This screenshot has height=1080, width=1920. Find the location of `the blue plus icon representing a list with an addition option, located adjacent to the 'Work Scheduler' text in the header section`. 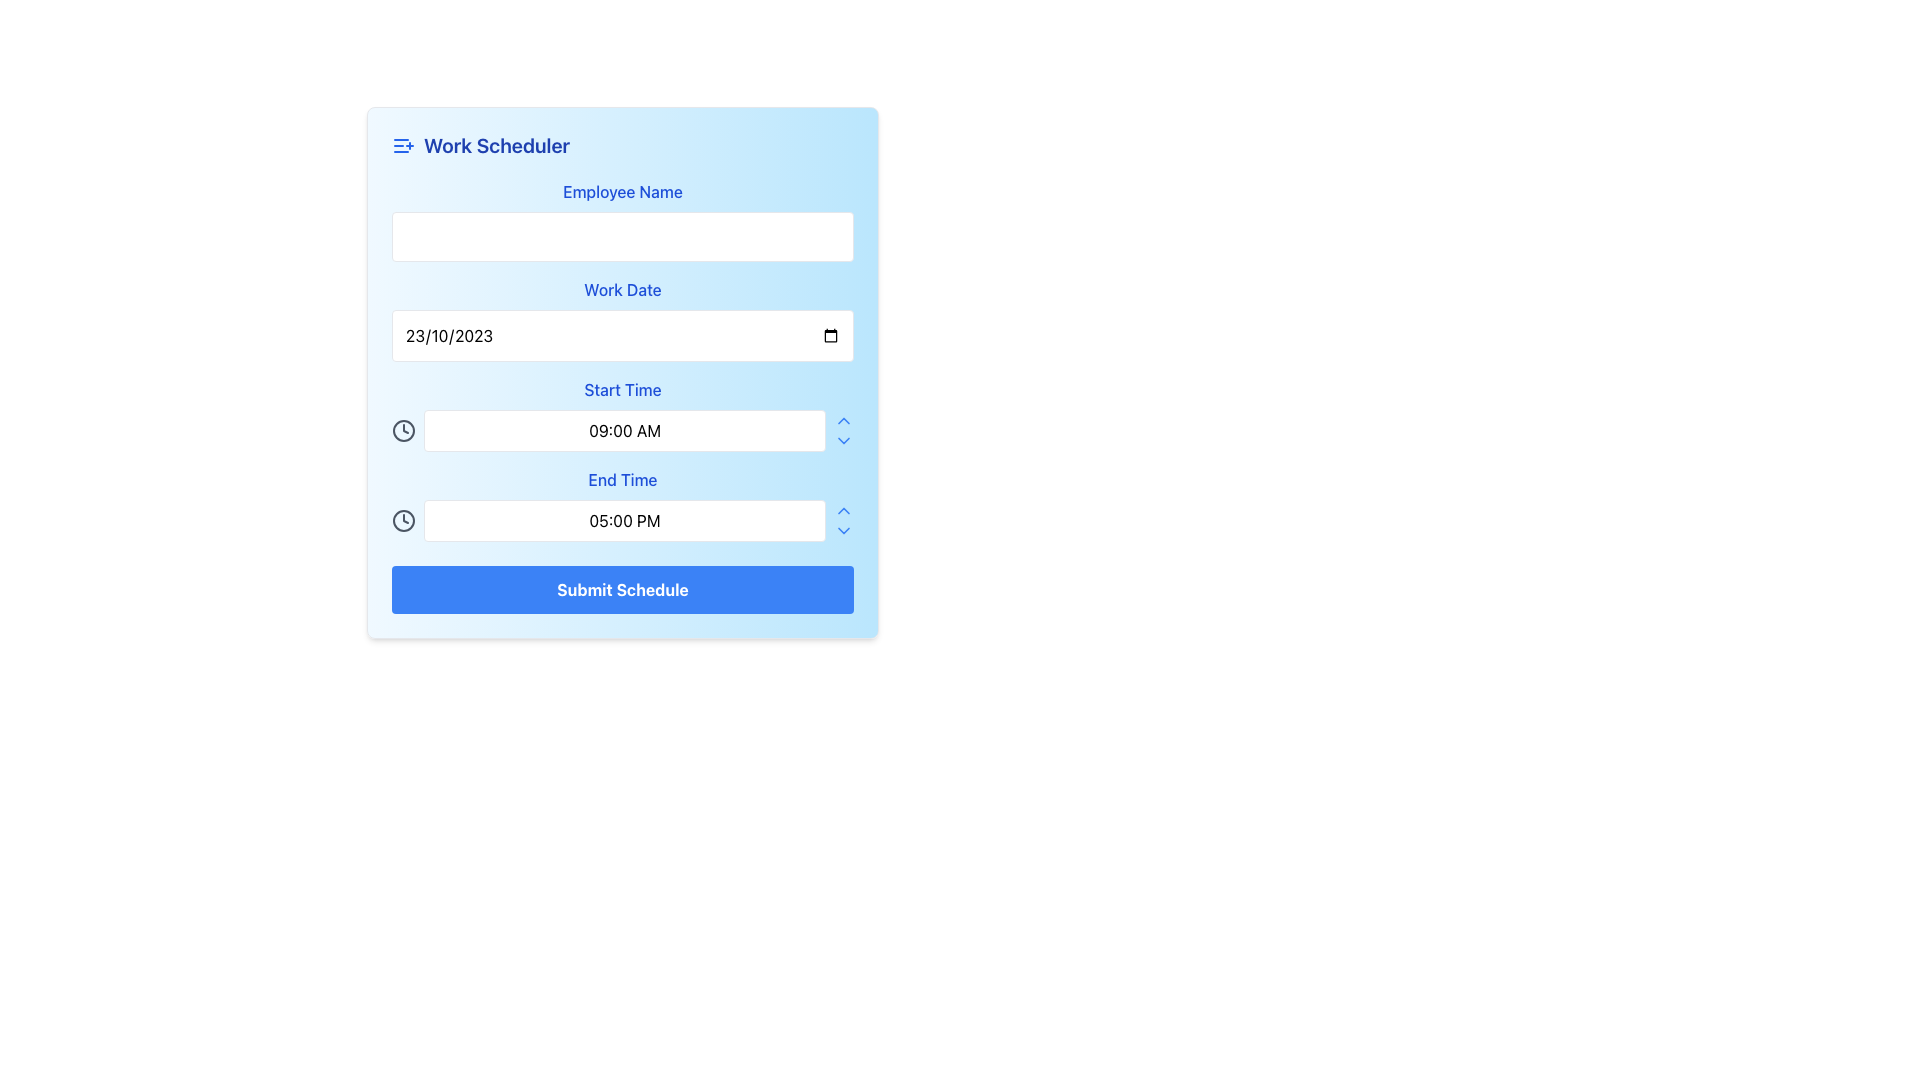

the blue plus icon representing a list with an addition option, located adjacent to the 'Work Scheduler' text in the header section is located at coordinates (402, 145).